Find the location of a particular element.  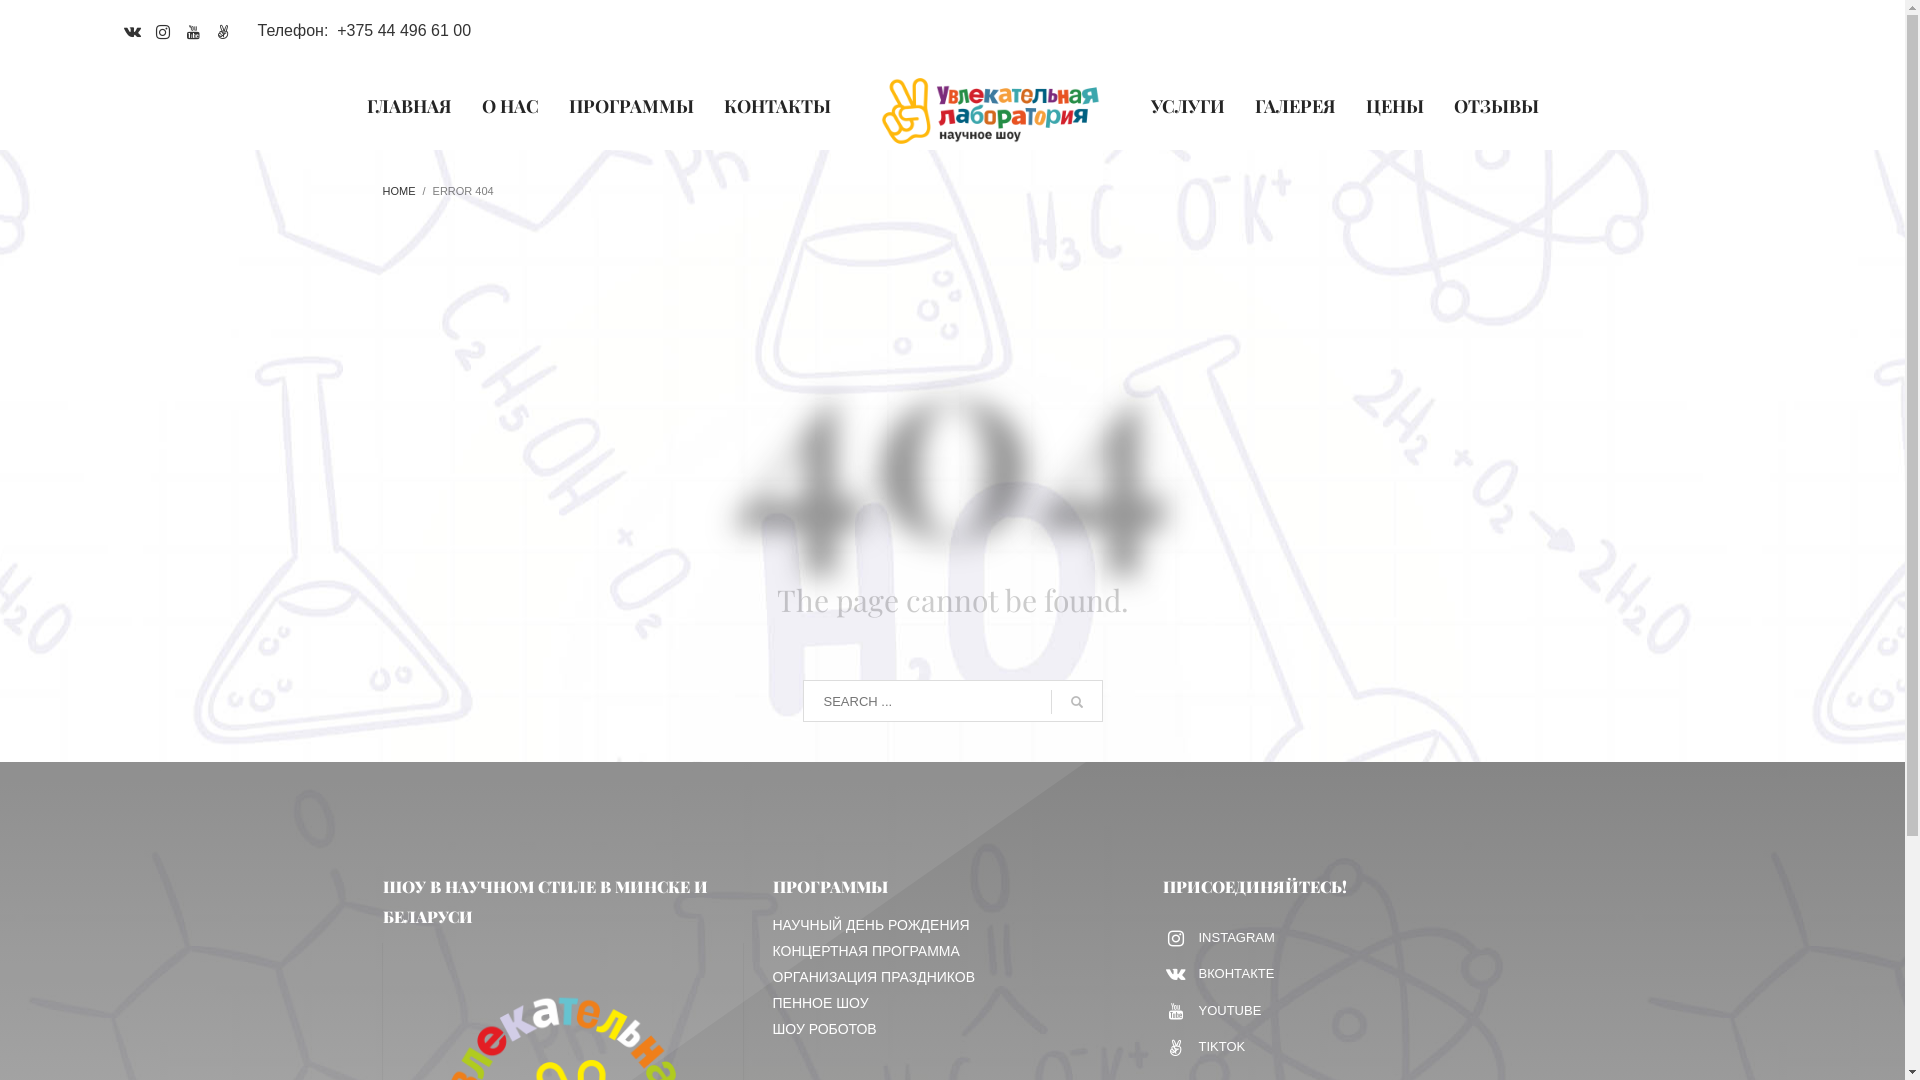

'TIKTOK' is located at coordinates (1219, 1046).